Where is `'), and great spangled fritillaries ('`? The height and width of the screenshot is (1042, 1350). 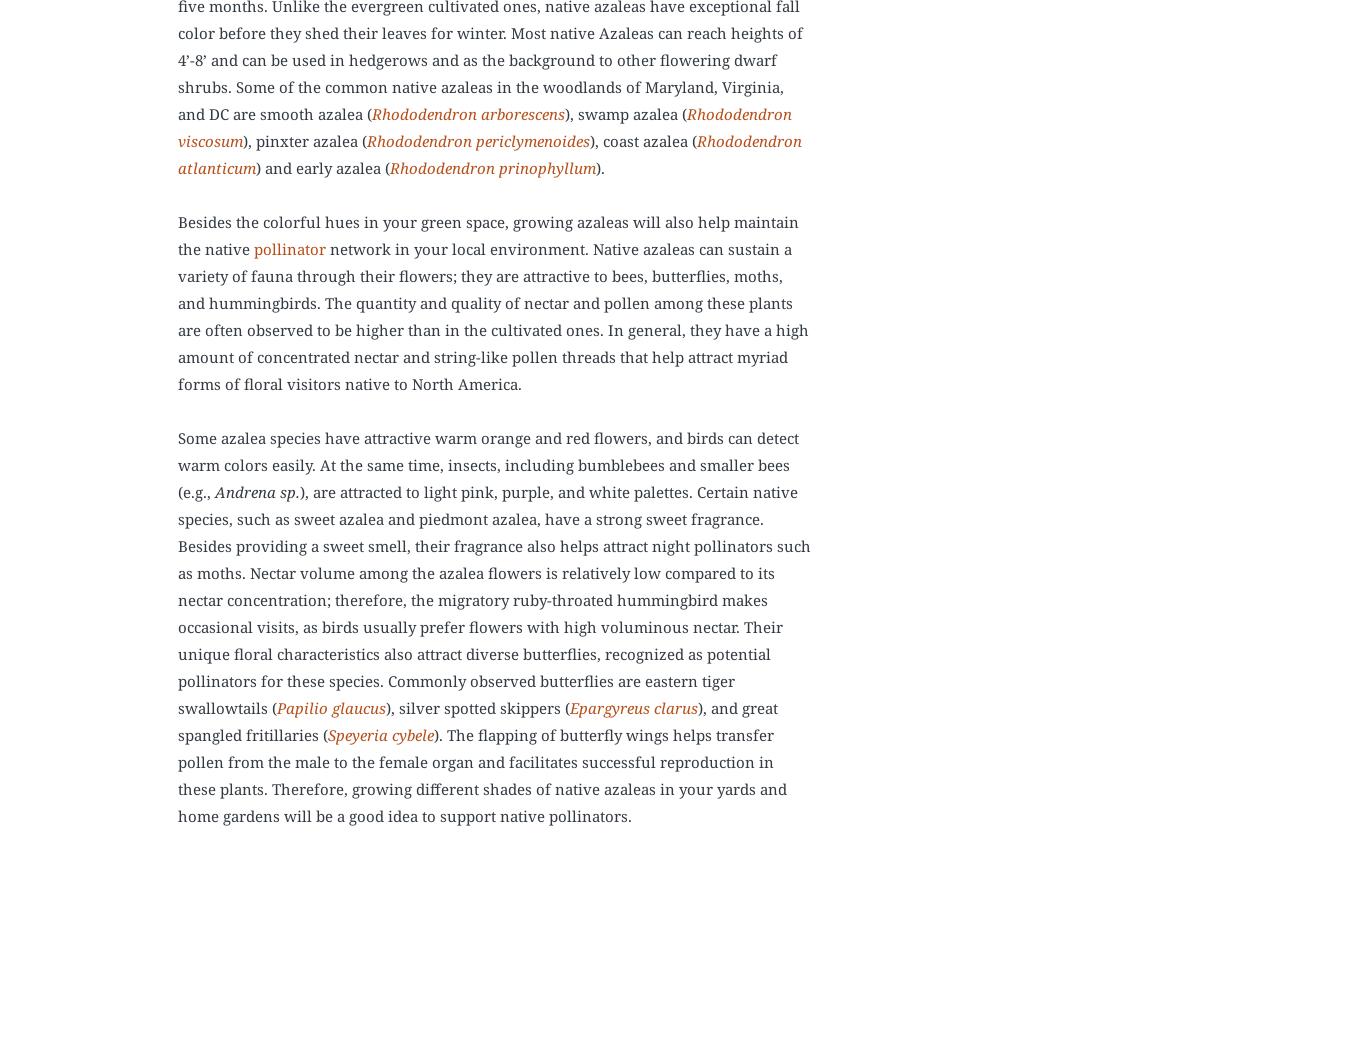
'), and great spangled fritillaries (' is located at coordinates (178, 719).